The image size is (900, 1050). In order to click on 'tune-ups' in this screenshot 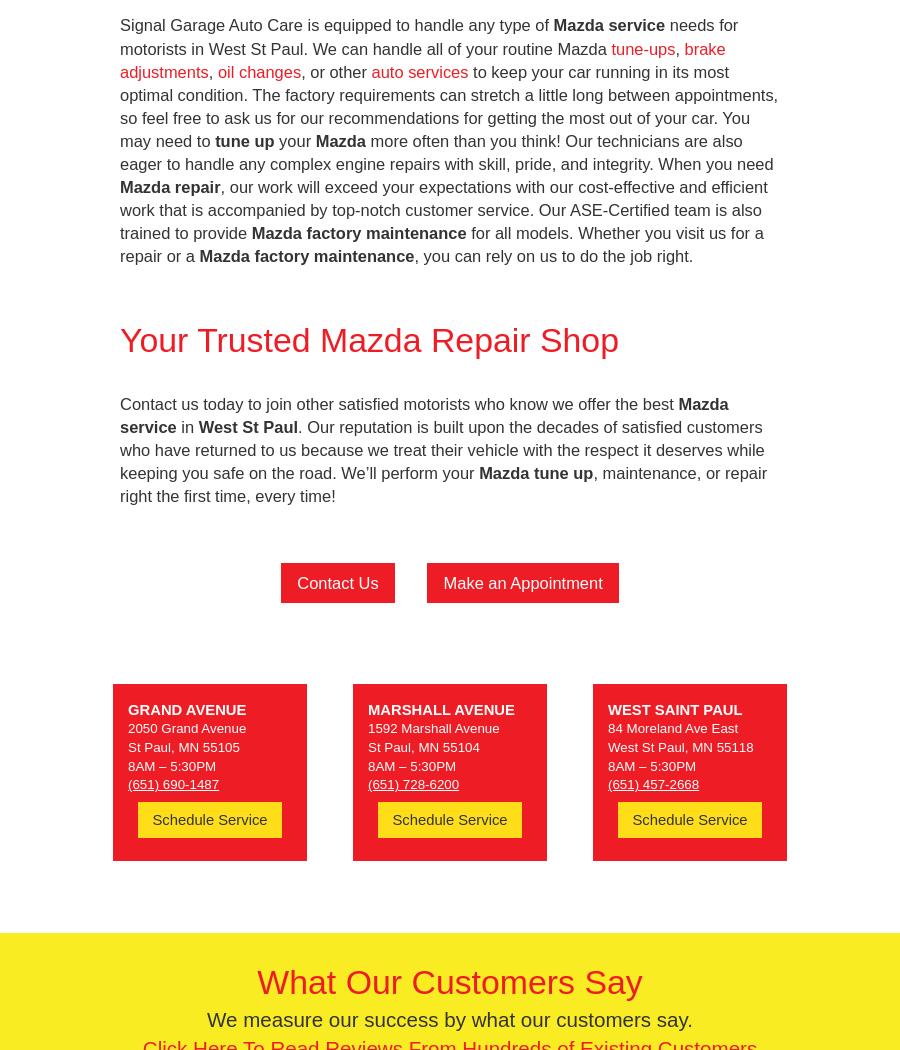, I will do `click(642, 46)`.